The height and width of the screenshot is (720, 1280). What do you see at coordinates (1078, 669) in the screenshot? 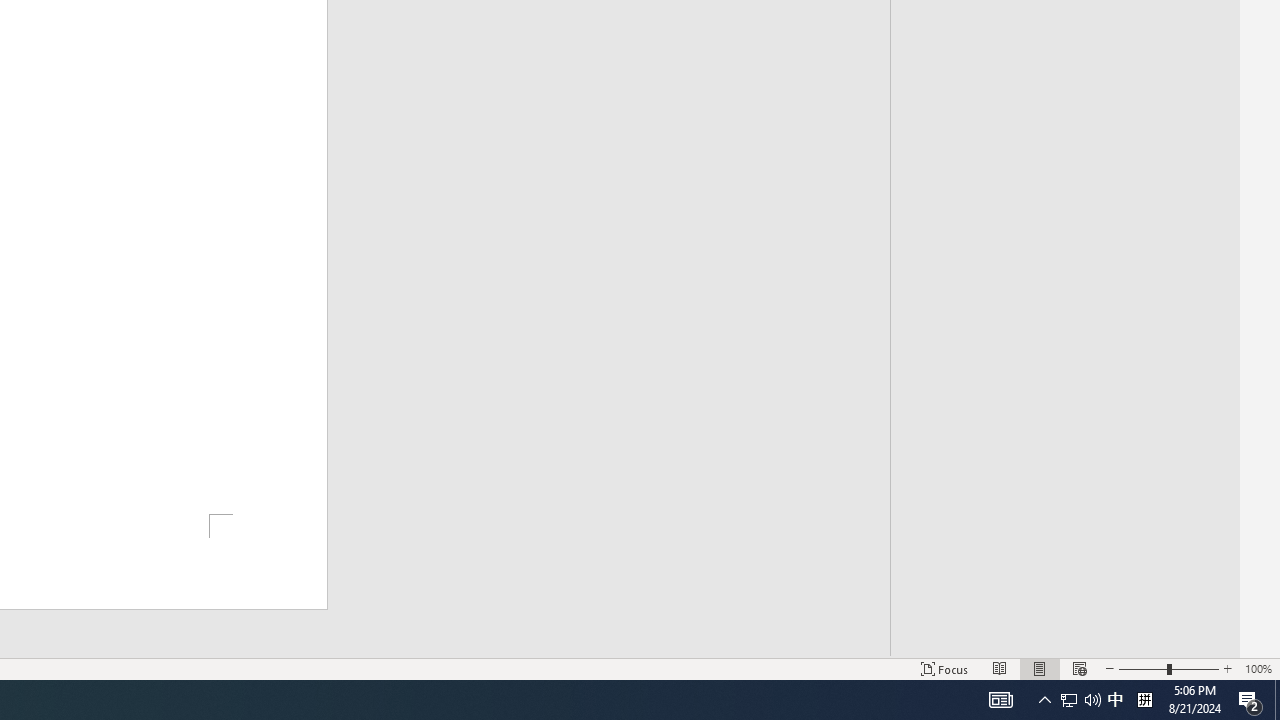
I see `'Web Layout'` at bounding box center [1078, 669].